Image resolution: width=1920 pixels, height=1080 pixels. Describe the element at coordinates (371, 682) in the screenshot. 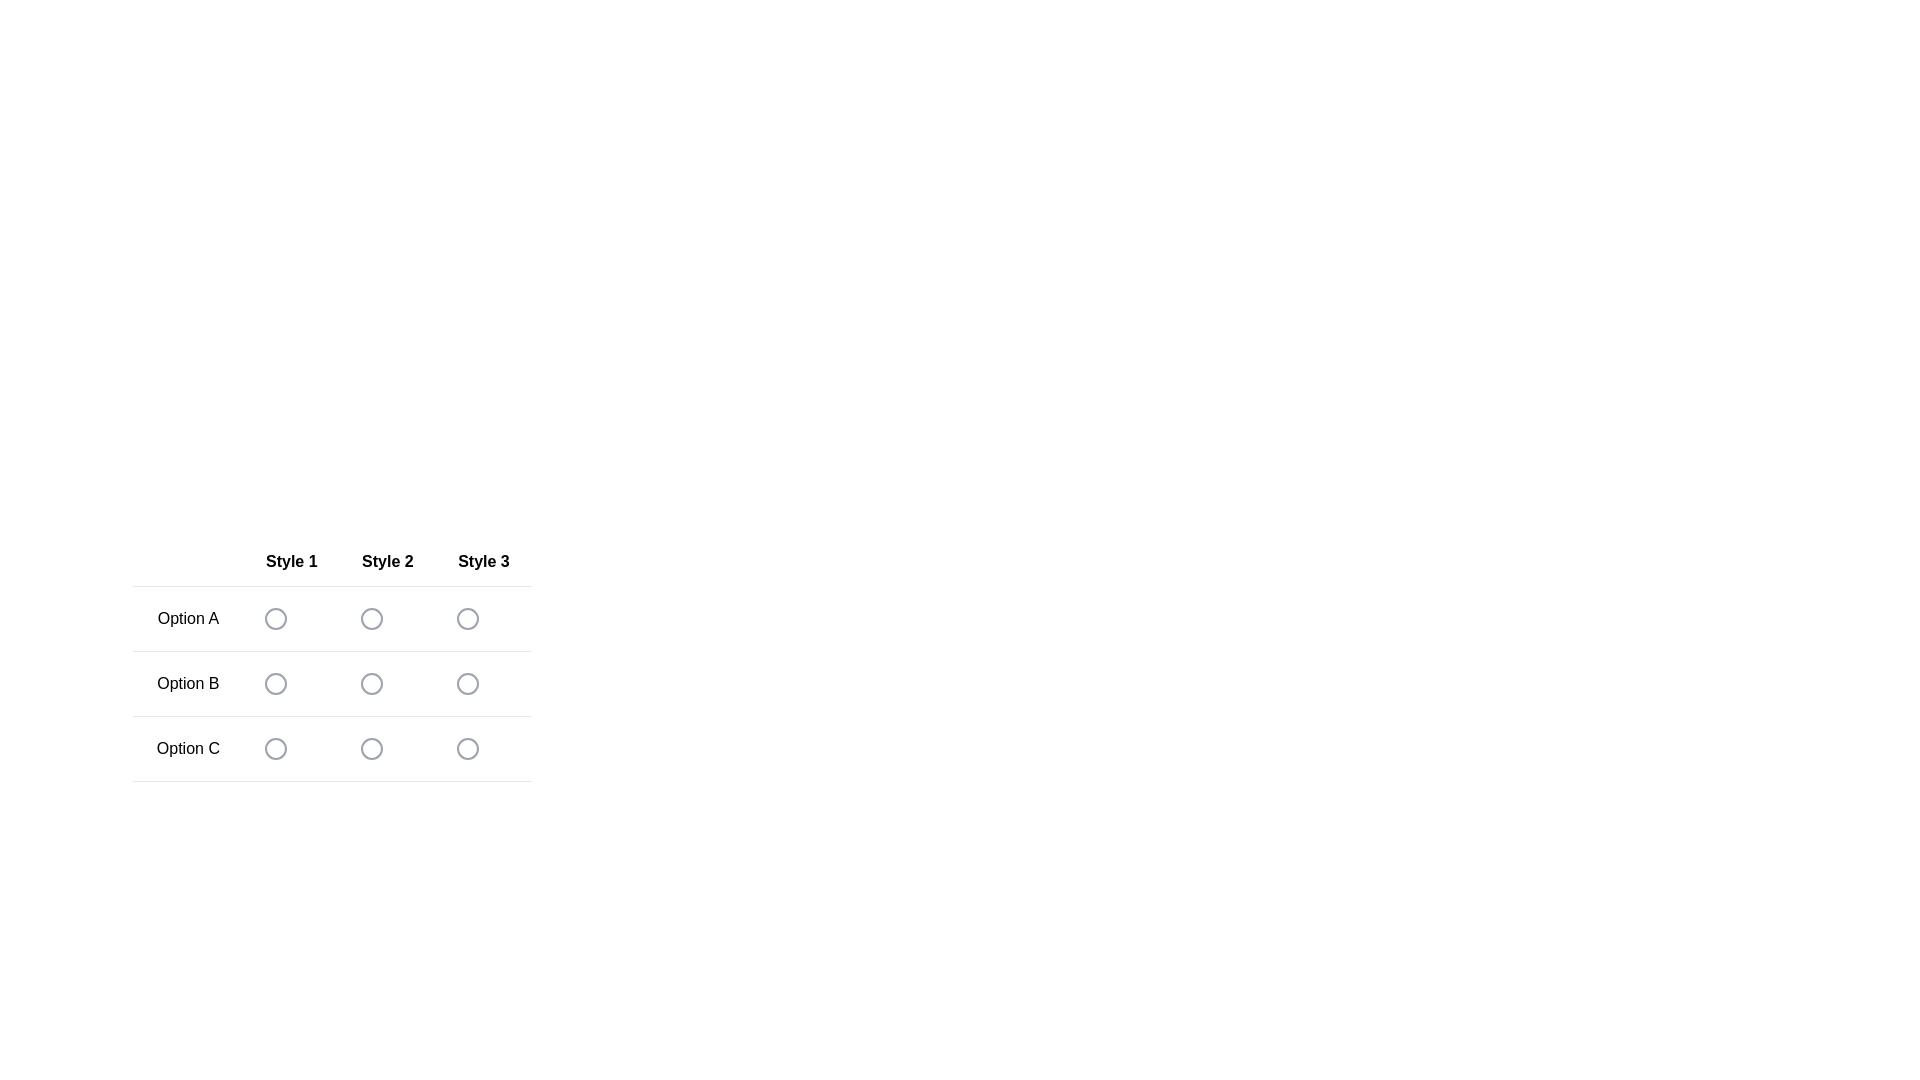

I see `the circular radio button with a gray outline located in the second column of the second row in a 3x3 grid` at that location.